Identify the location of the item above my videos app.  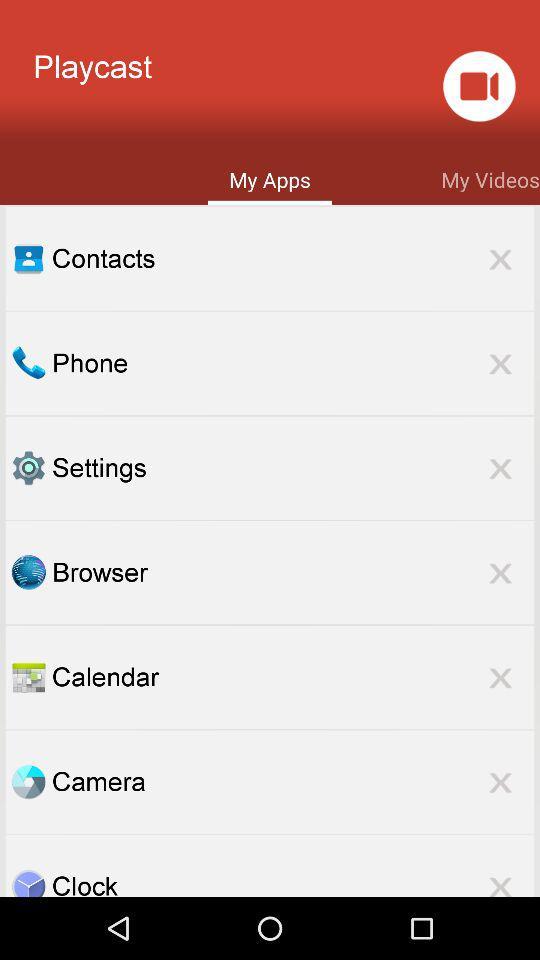
(478, 86).